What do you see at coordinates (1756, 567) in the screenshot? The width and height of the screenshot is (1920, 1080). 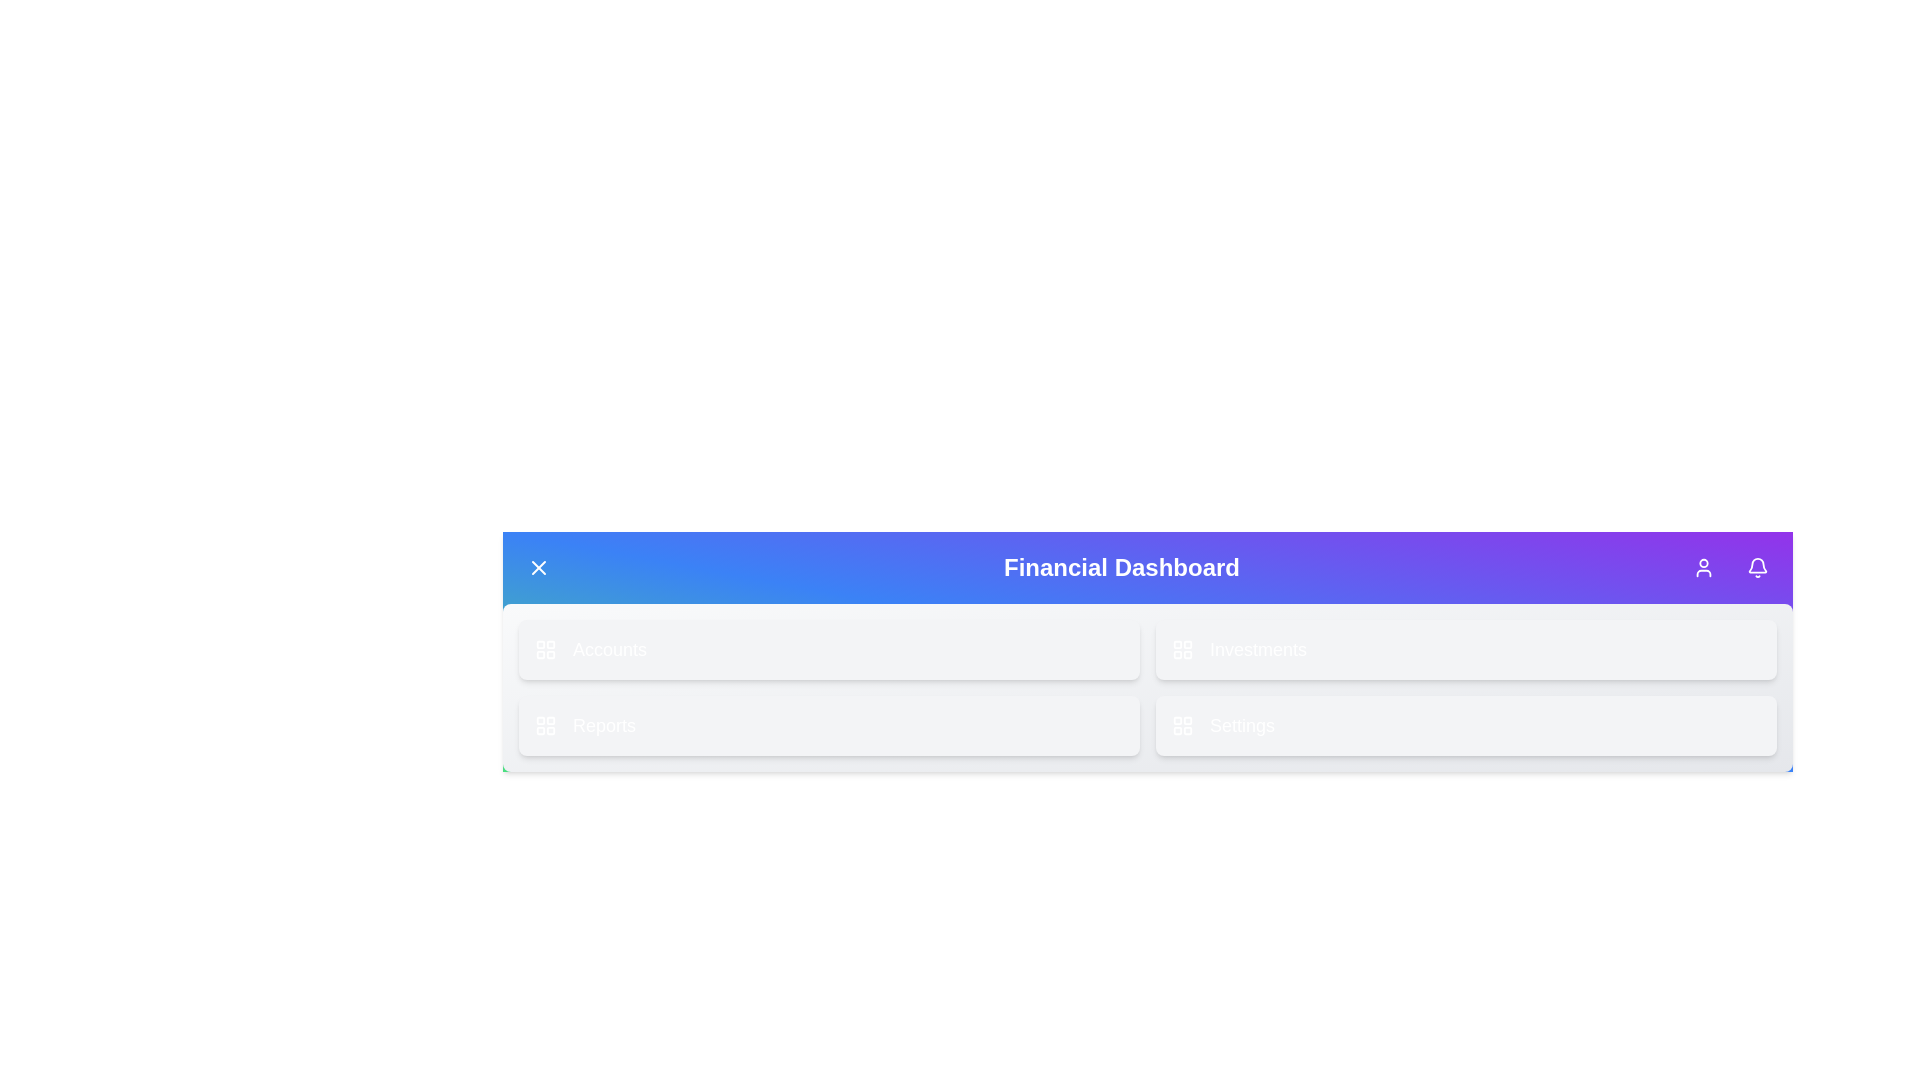 I see `the 'Notifications' icon button` at bounding box center [1756, 567].